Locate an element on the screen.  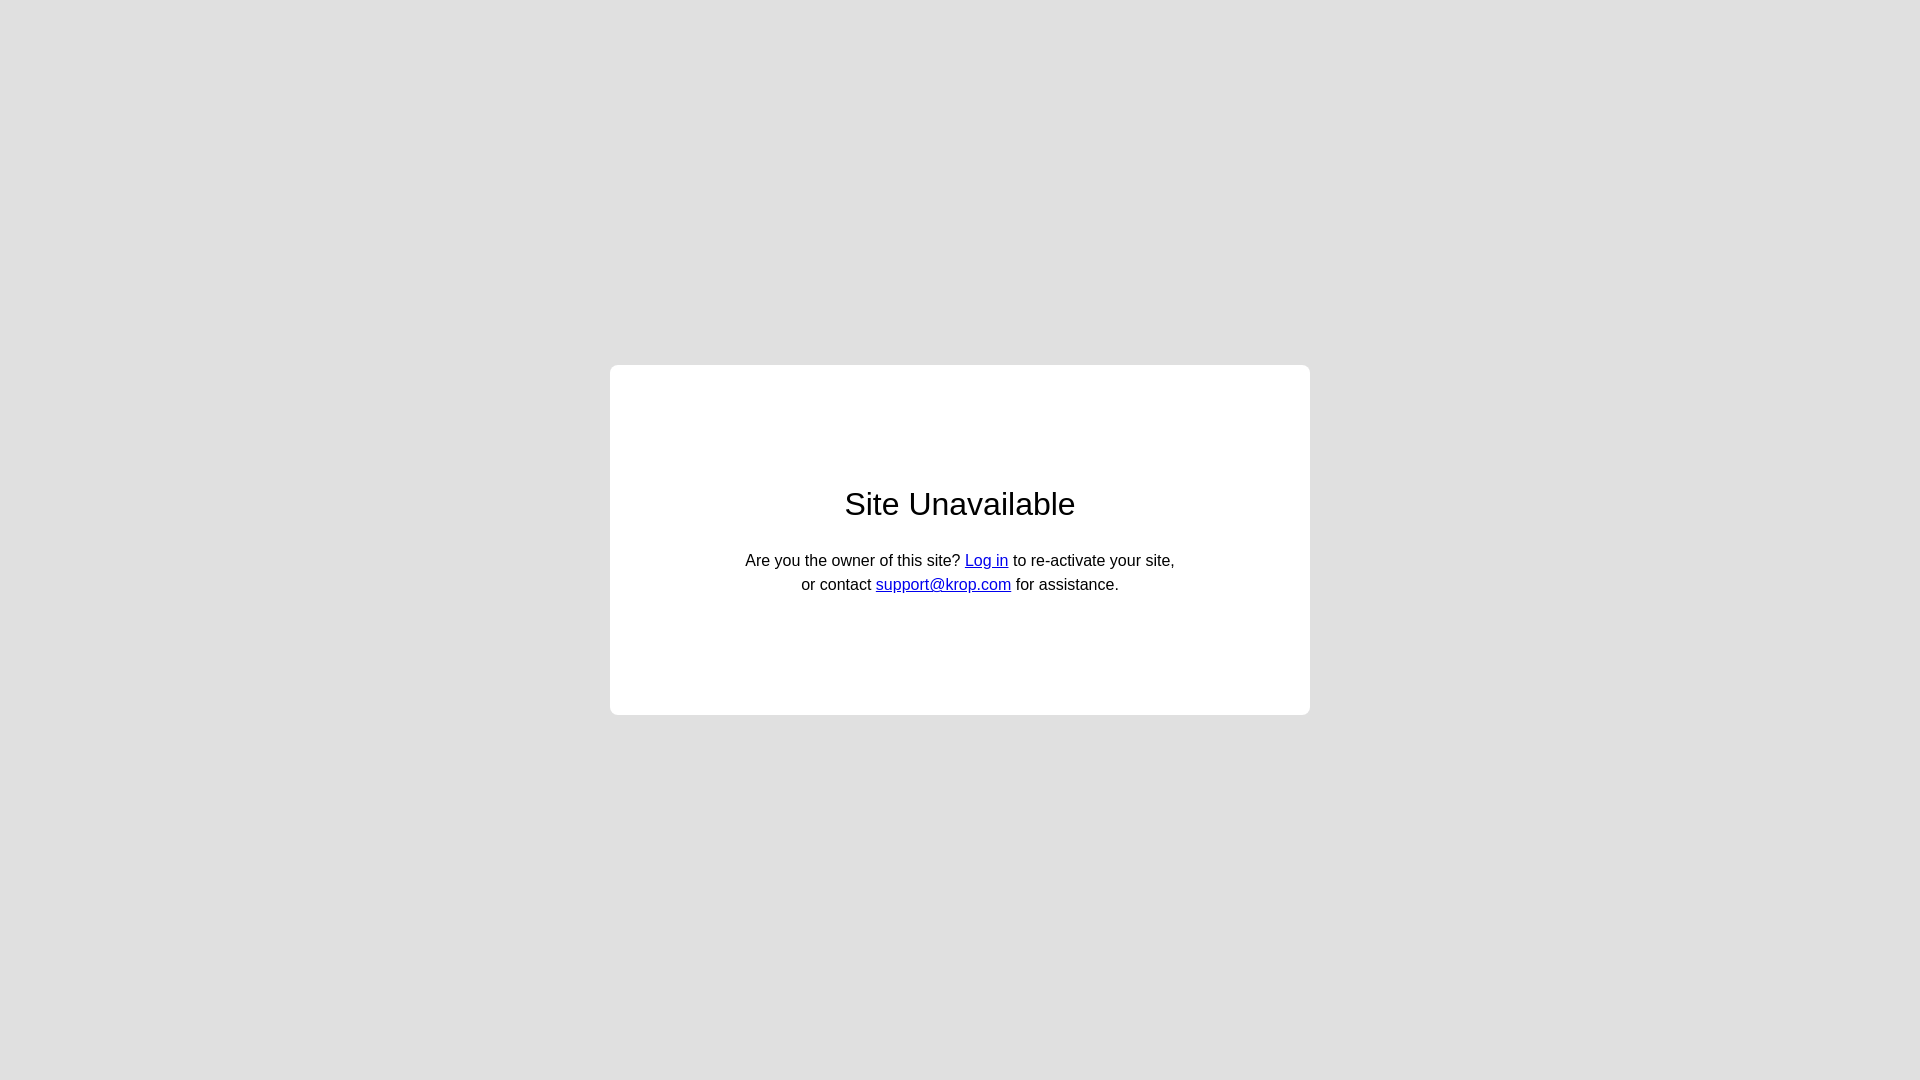
'Log in' is located at coordinates (987, 560).